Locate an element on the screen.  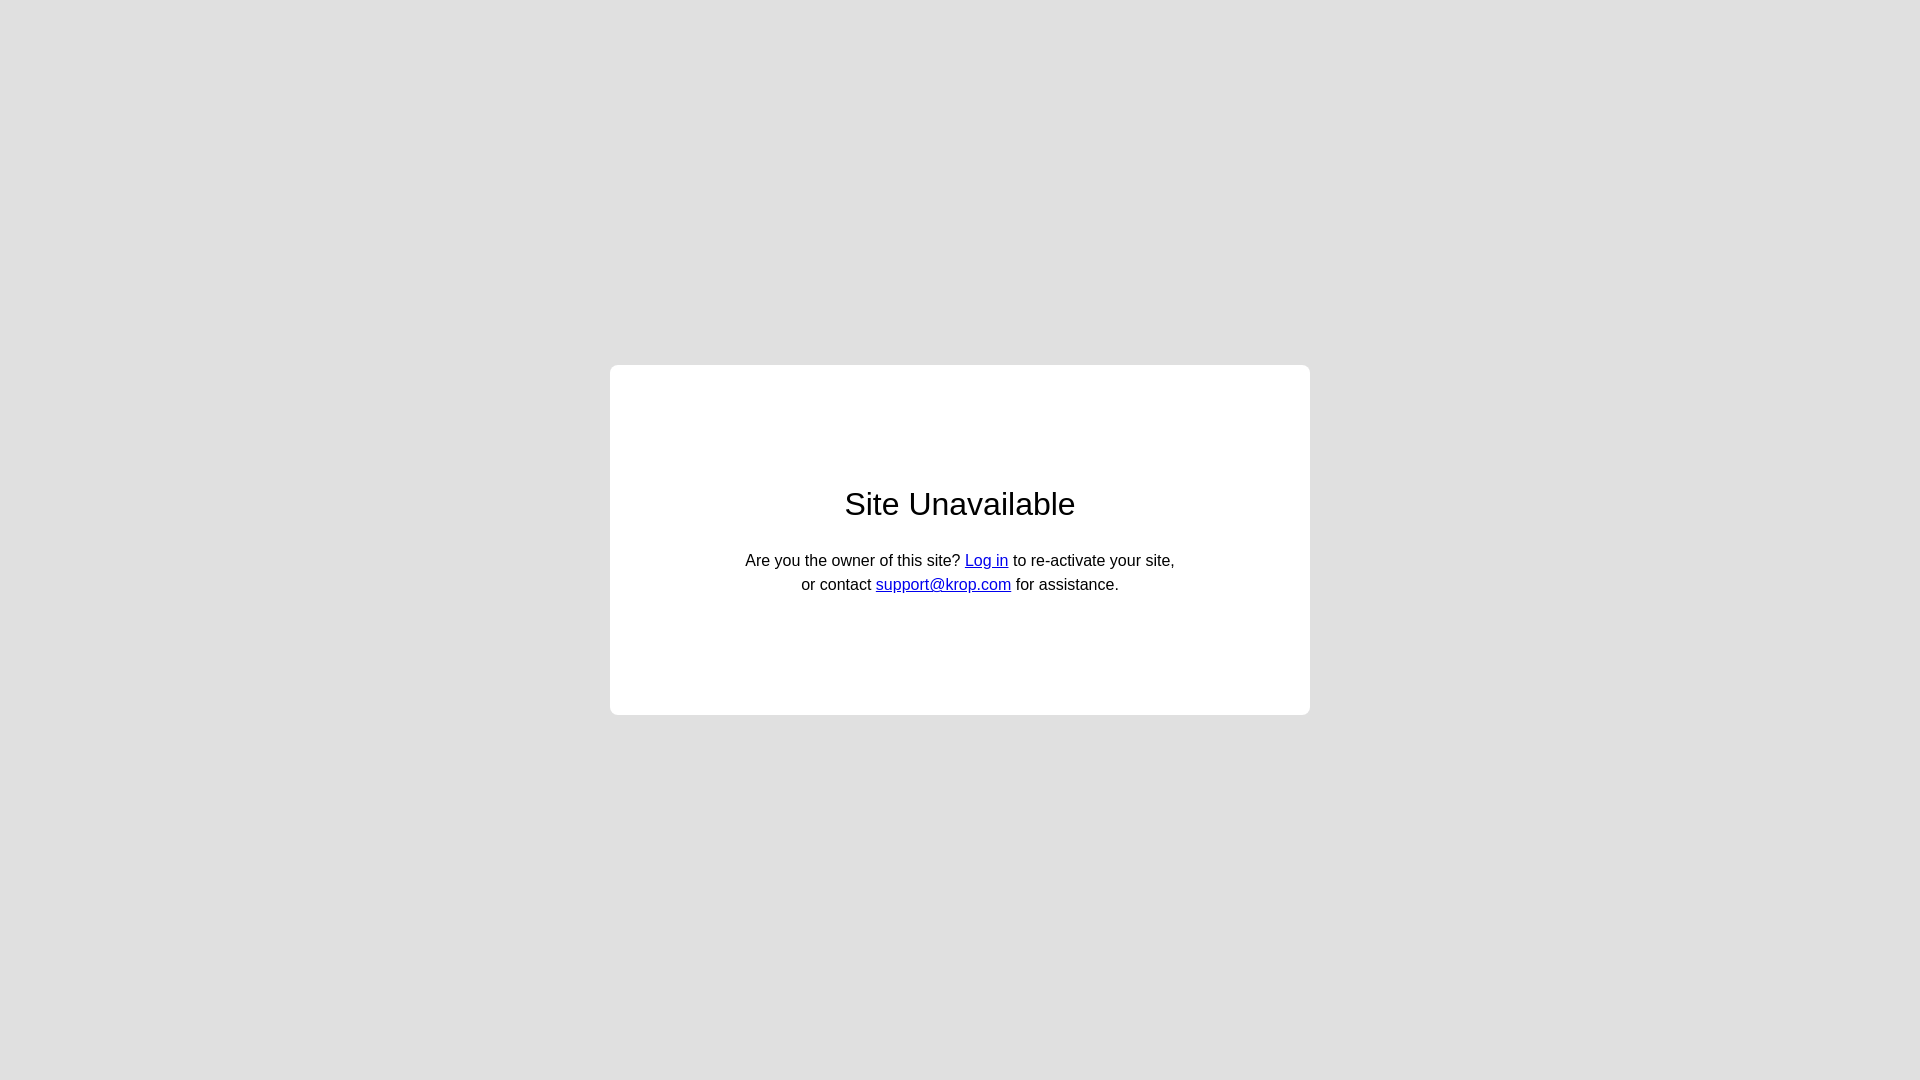
'Log in' is located at coordinates (987, 560).